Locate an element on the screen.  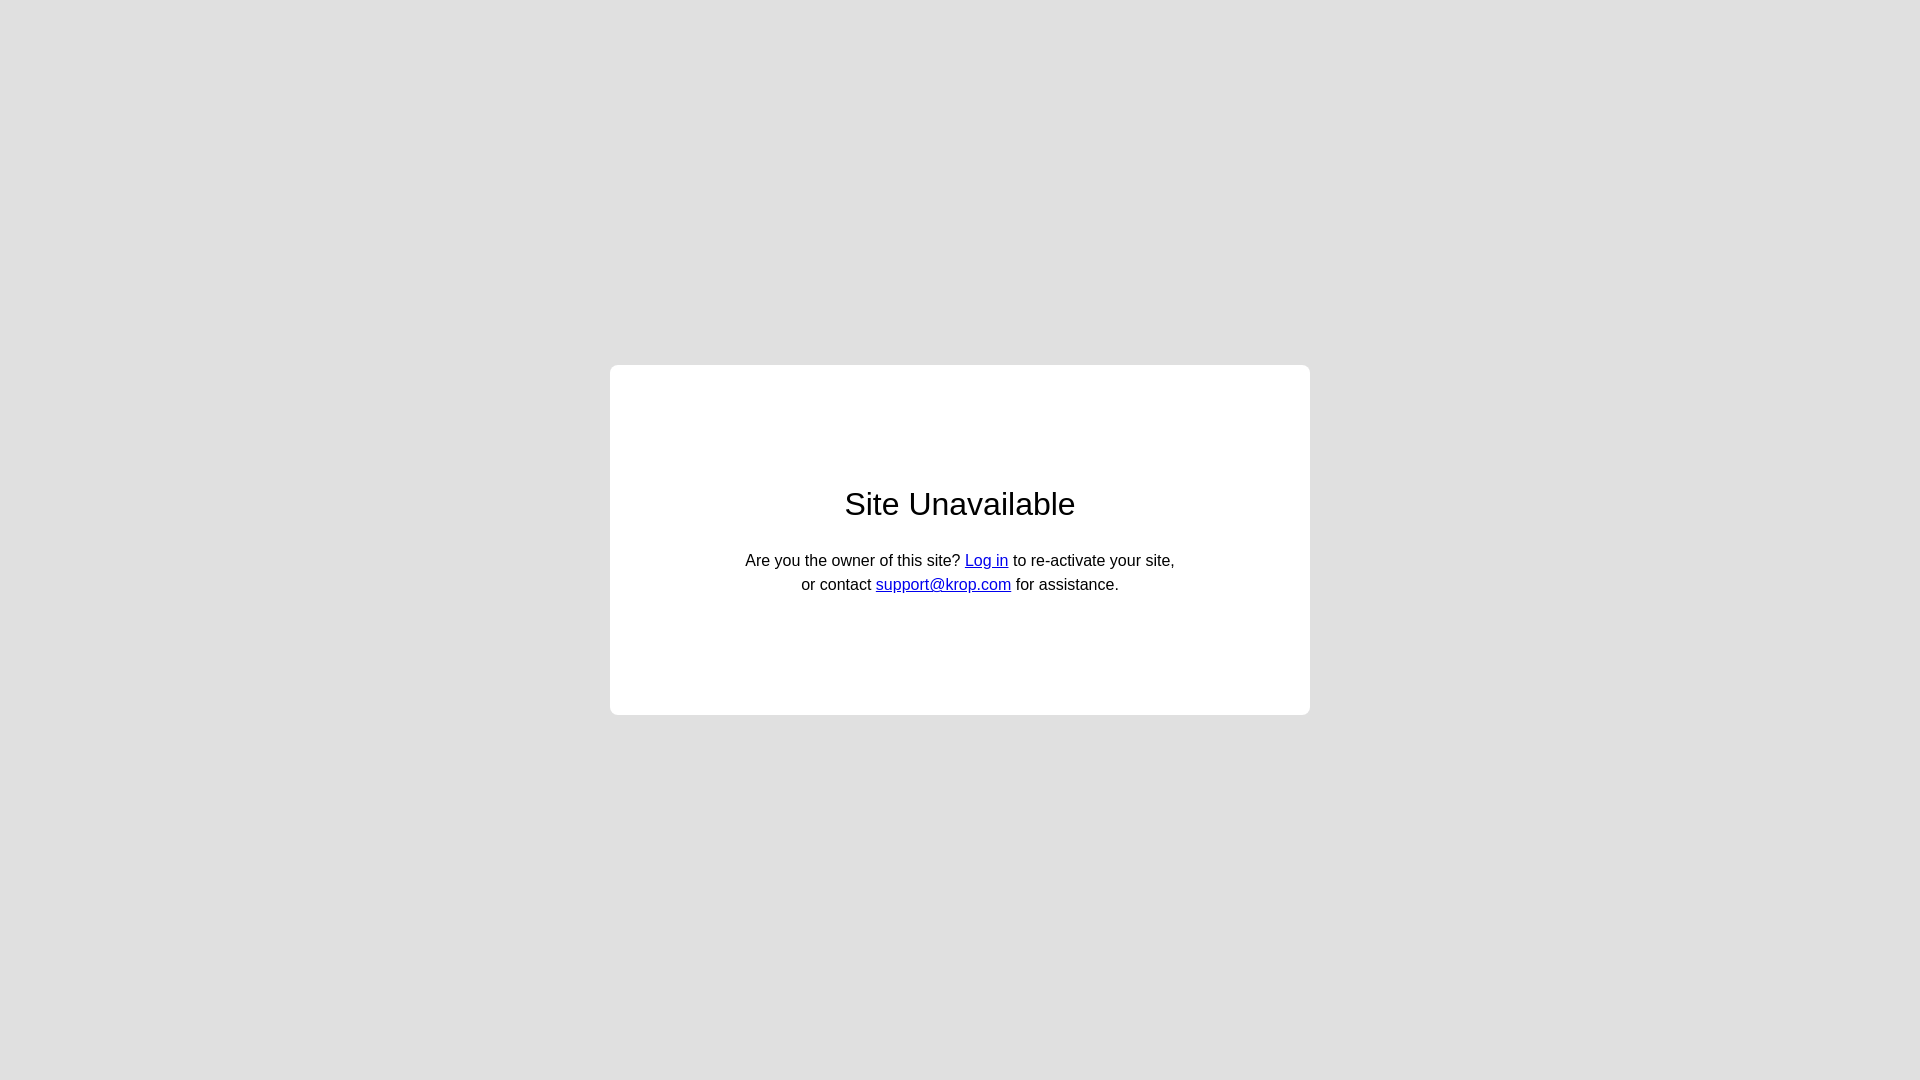
'Log in' is located at coordinates (987, 560).